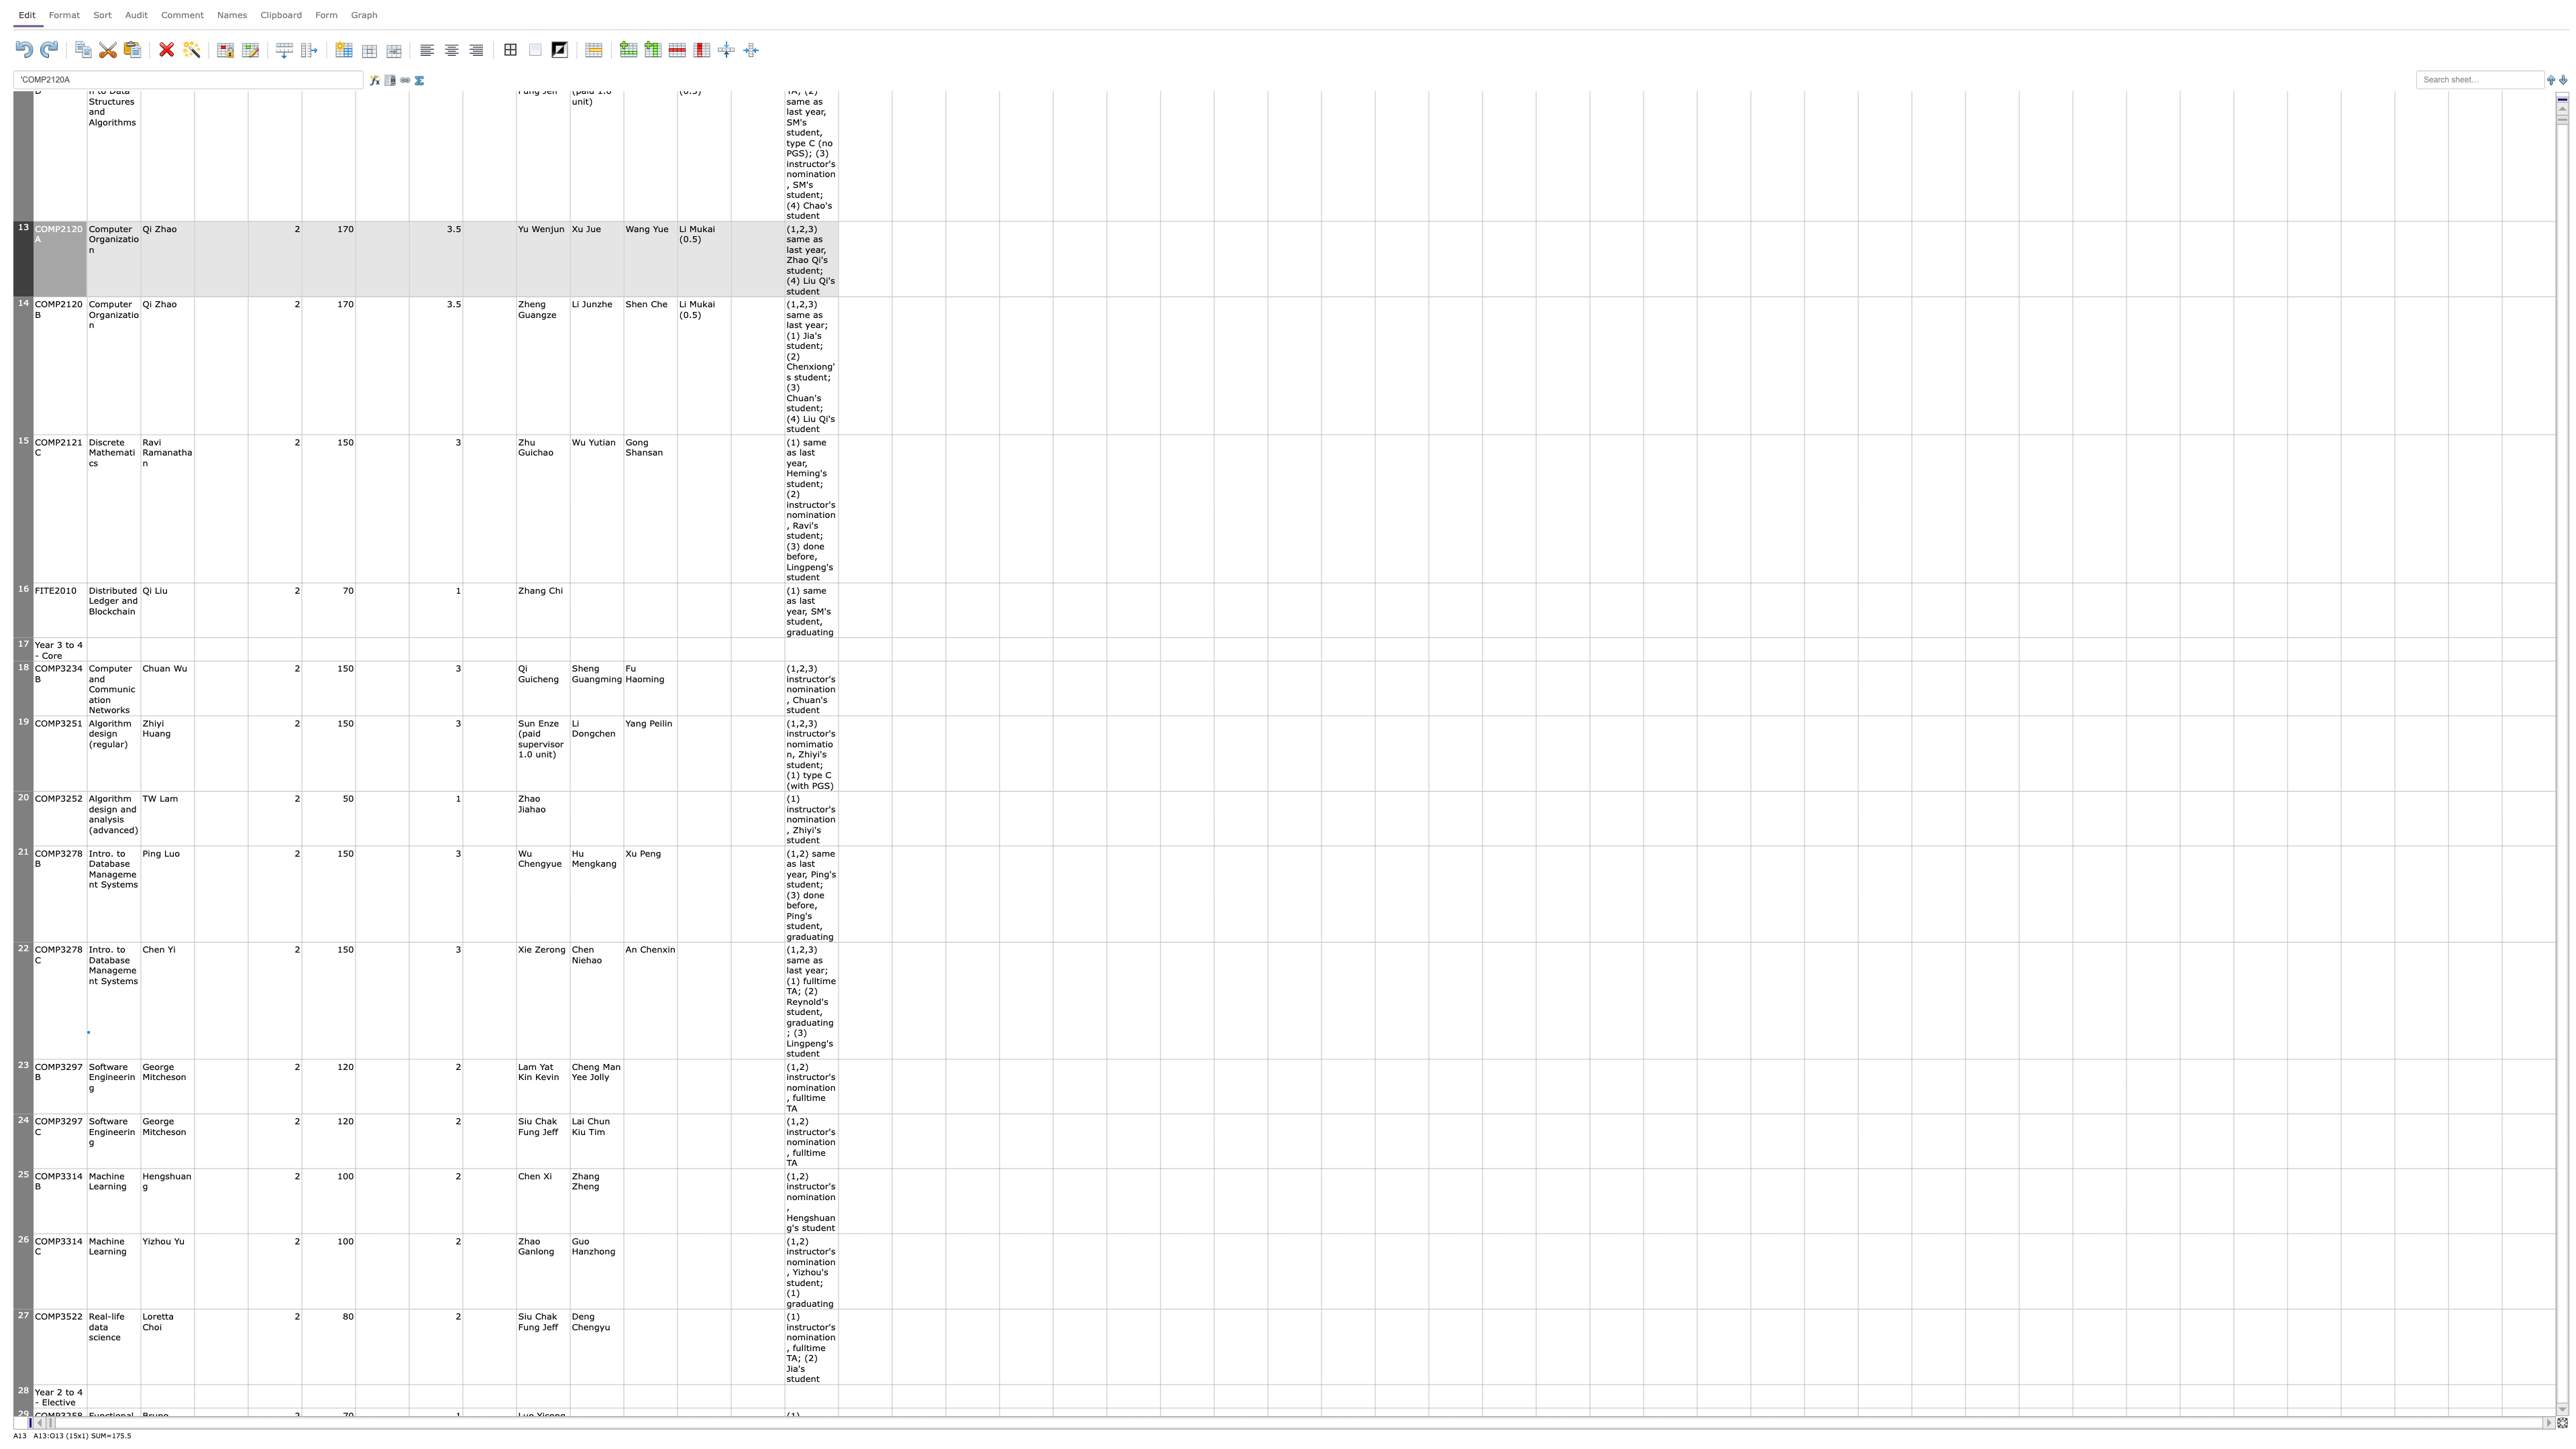 The width and height of the screenshot is (2576, 1449). What do you see at coordinates (23, 1169) in the screenshot?
I see `the resize handle of row 24` at bounding box center [23, 1169].